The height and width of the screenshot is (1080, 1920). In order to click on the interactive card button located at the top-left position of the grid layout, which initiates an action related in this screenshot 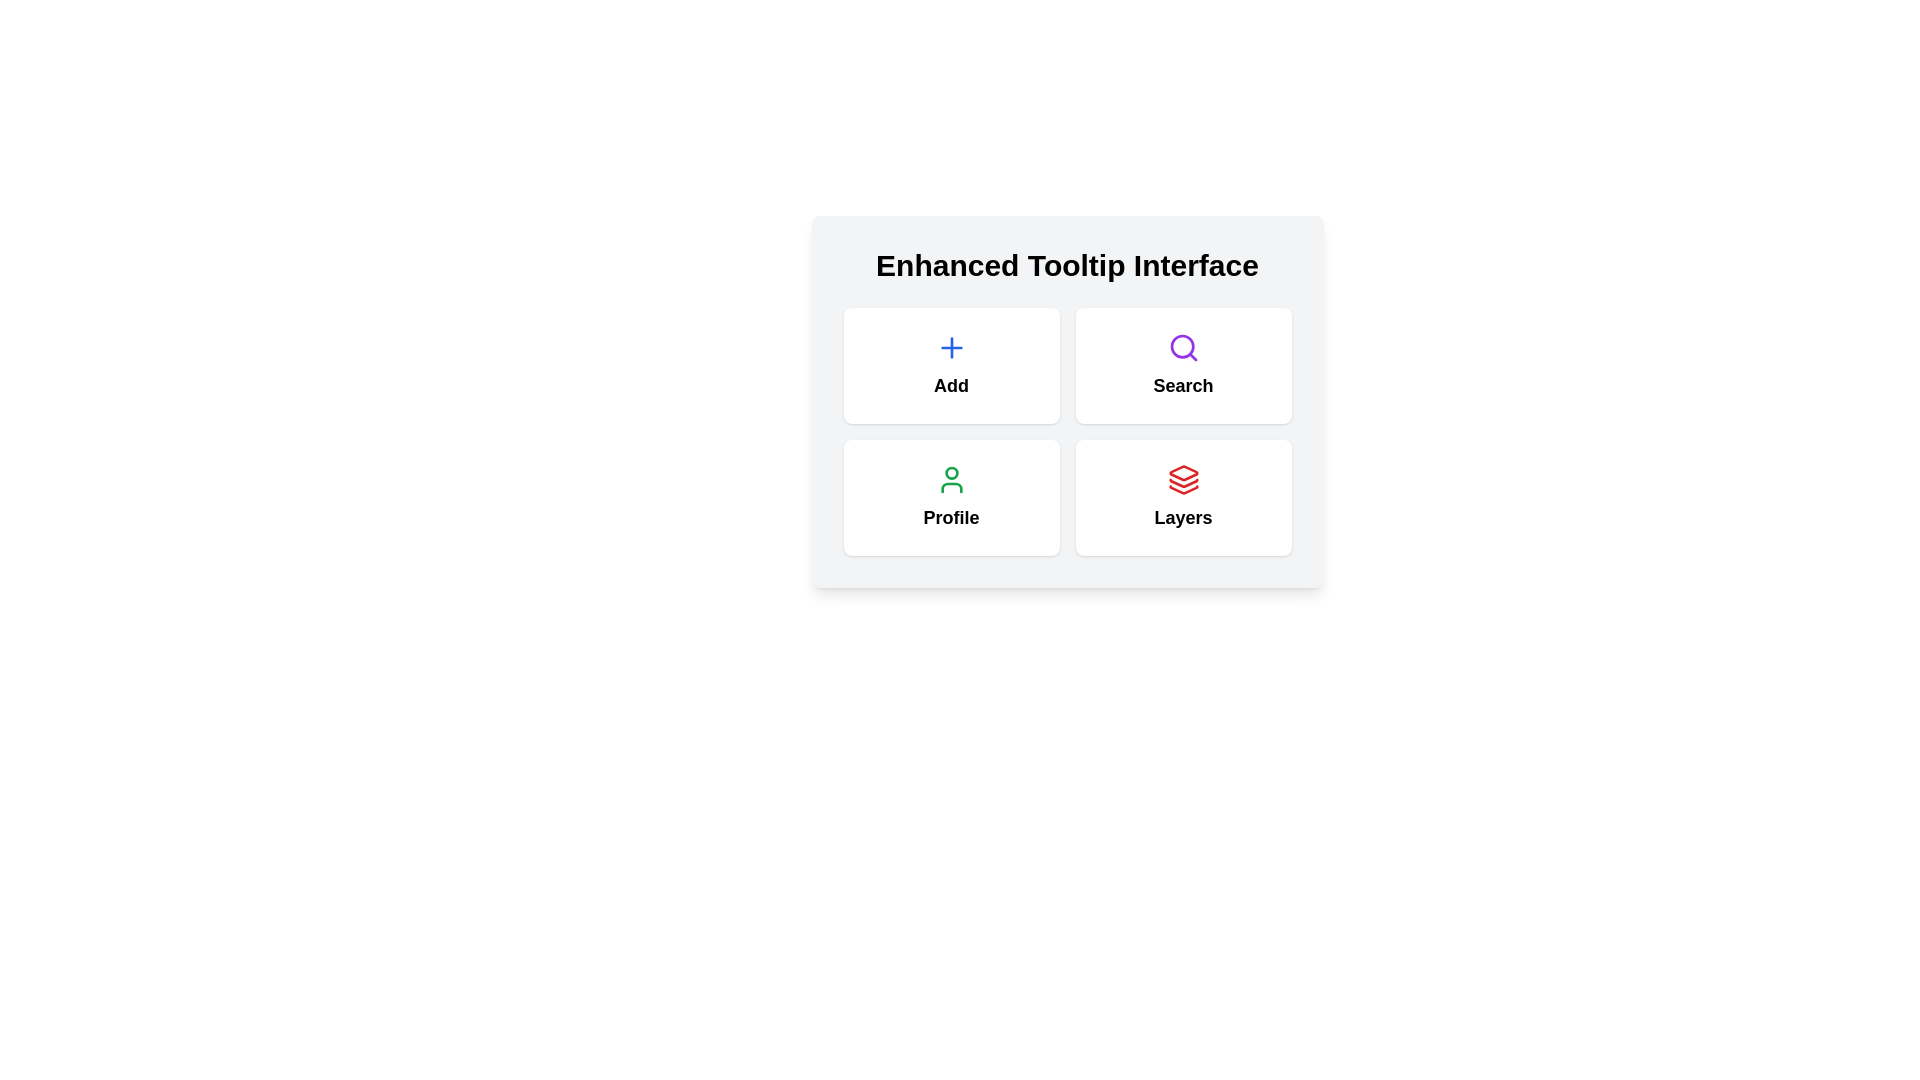, I will do `click(950, 366)`.